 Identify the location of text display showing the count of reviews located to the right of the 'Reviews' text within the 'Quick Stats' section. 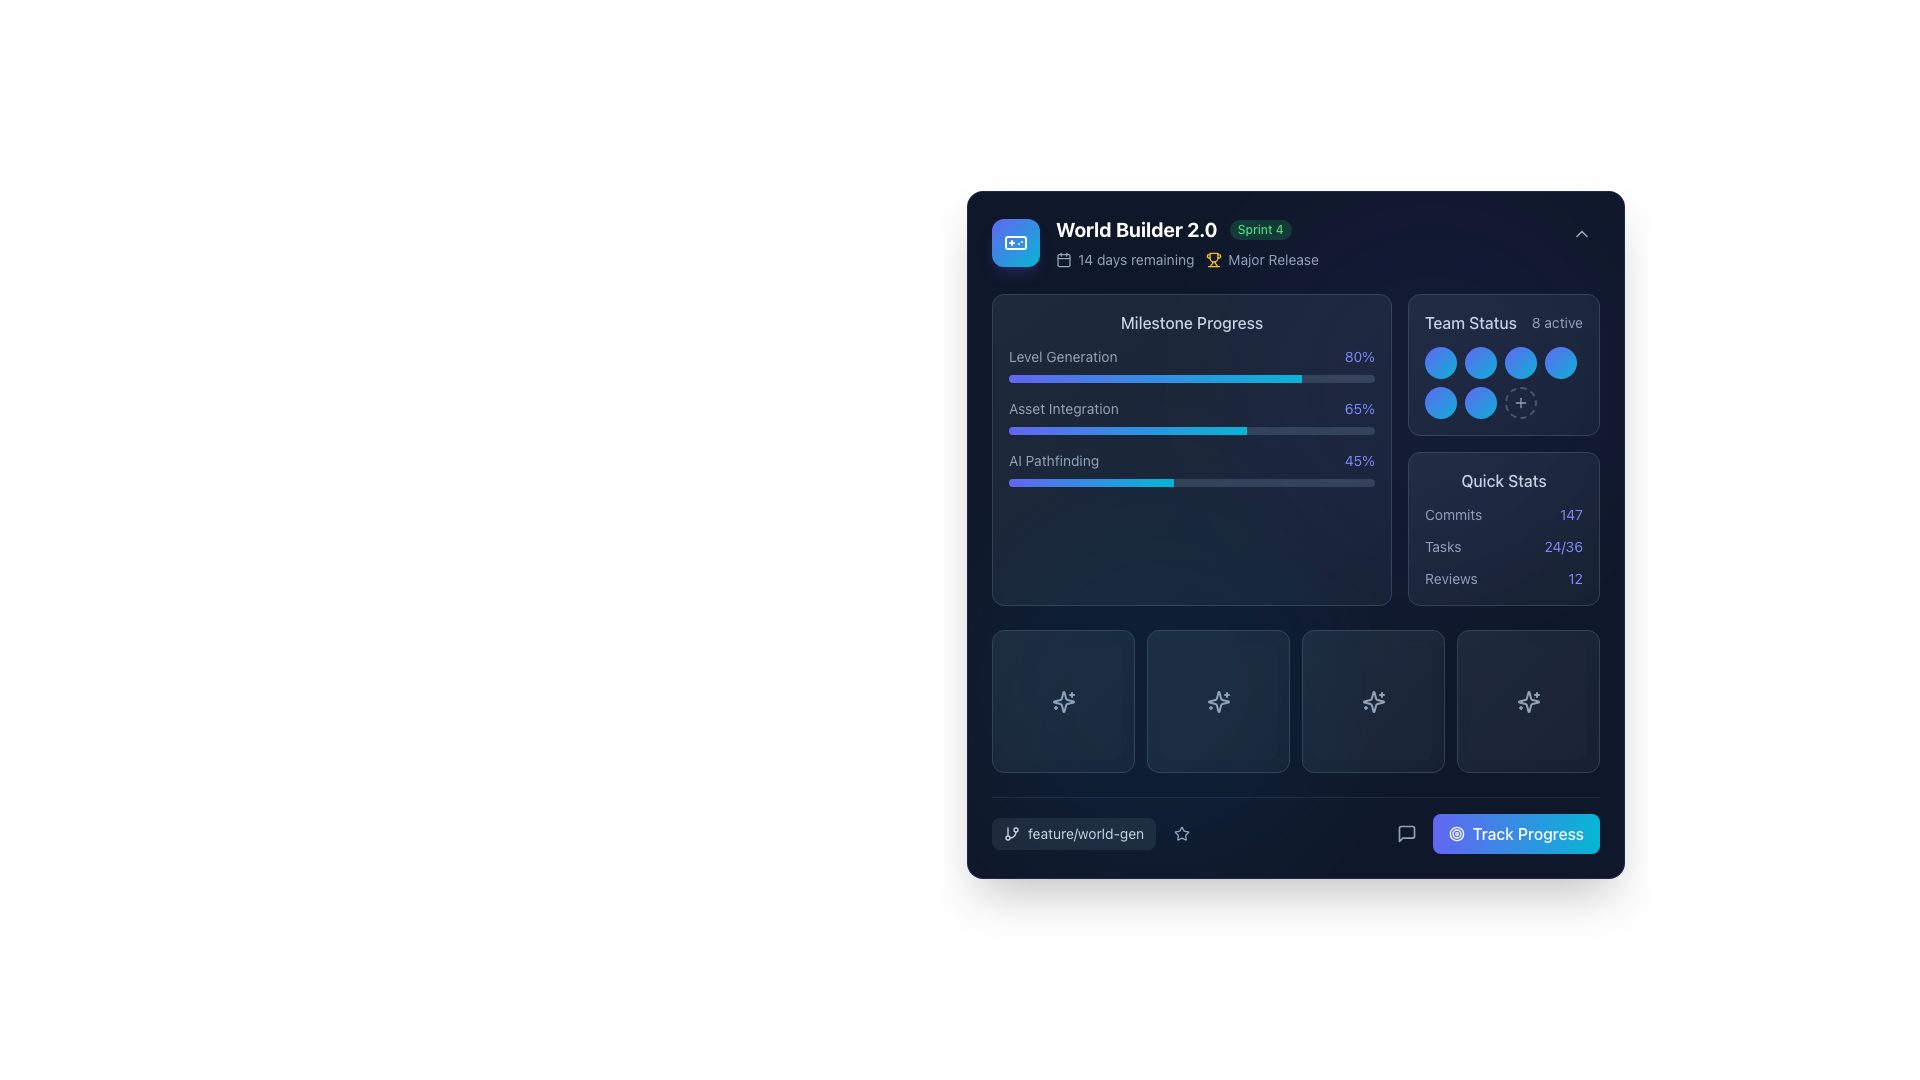
(1574, 578).